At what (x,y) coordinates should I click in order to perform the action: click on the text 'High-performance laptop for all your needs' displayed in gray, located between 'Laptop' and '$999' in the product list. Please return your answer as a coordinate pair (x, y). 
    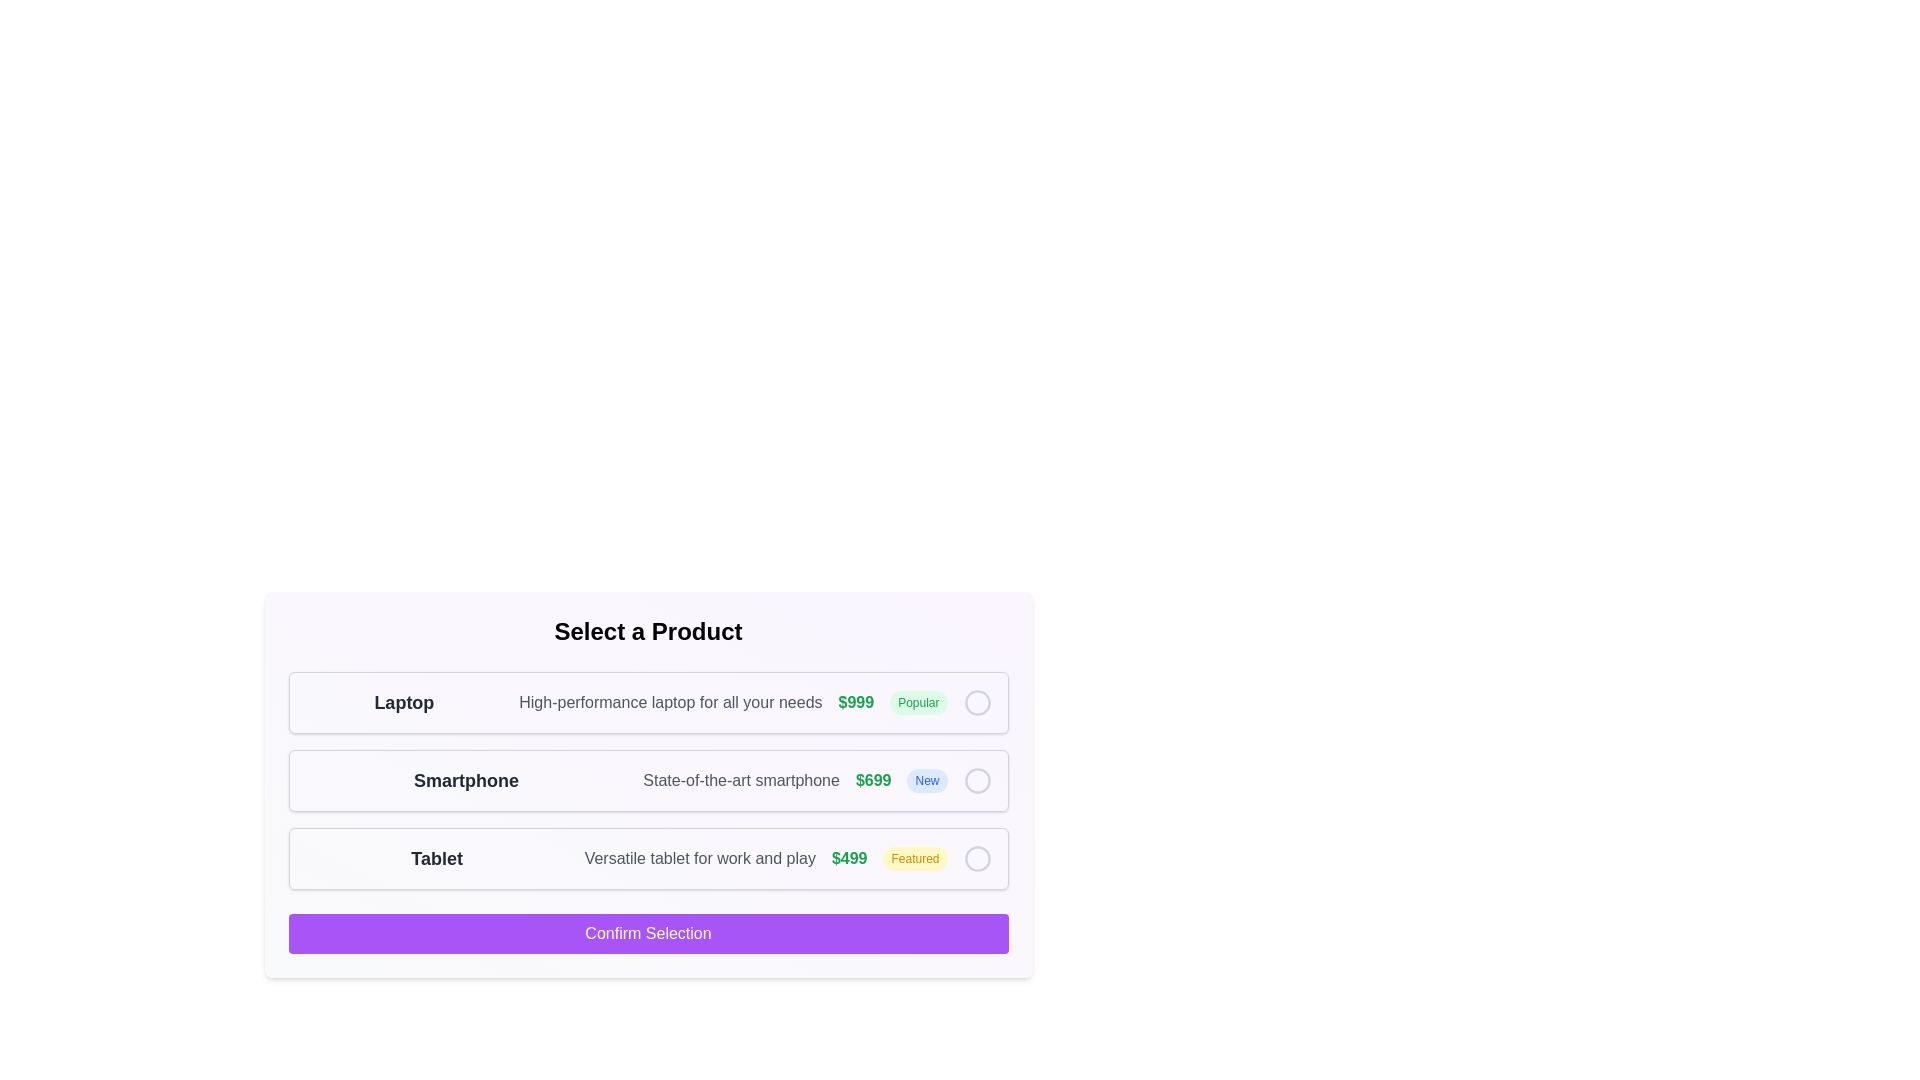
    Looking at the image, I should click on (670, 701).